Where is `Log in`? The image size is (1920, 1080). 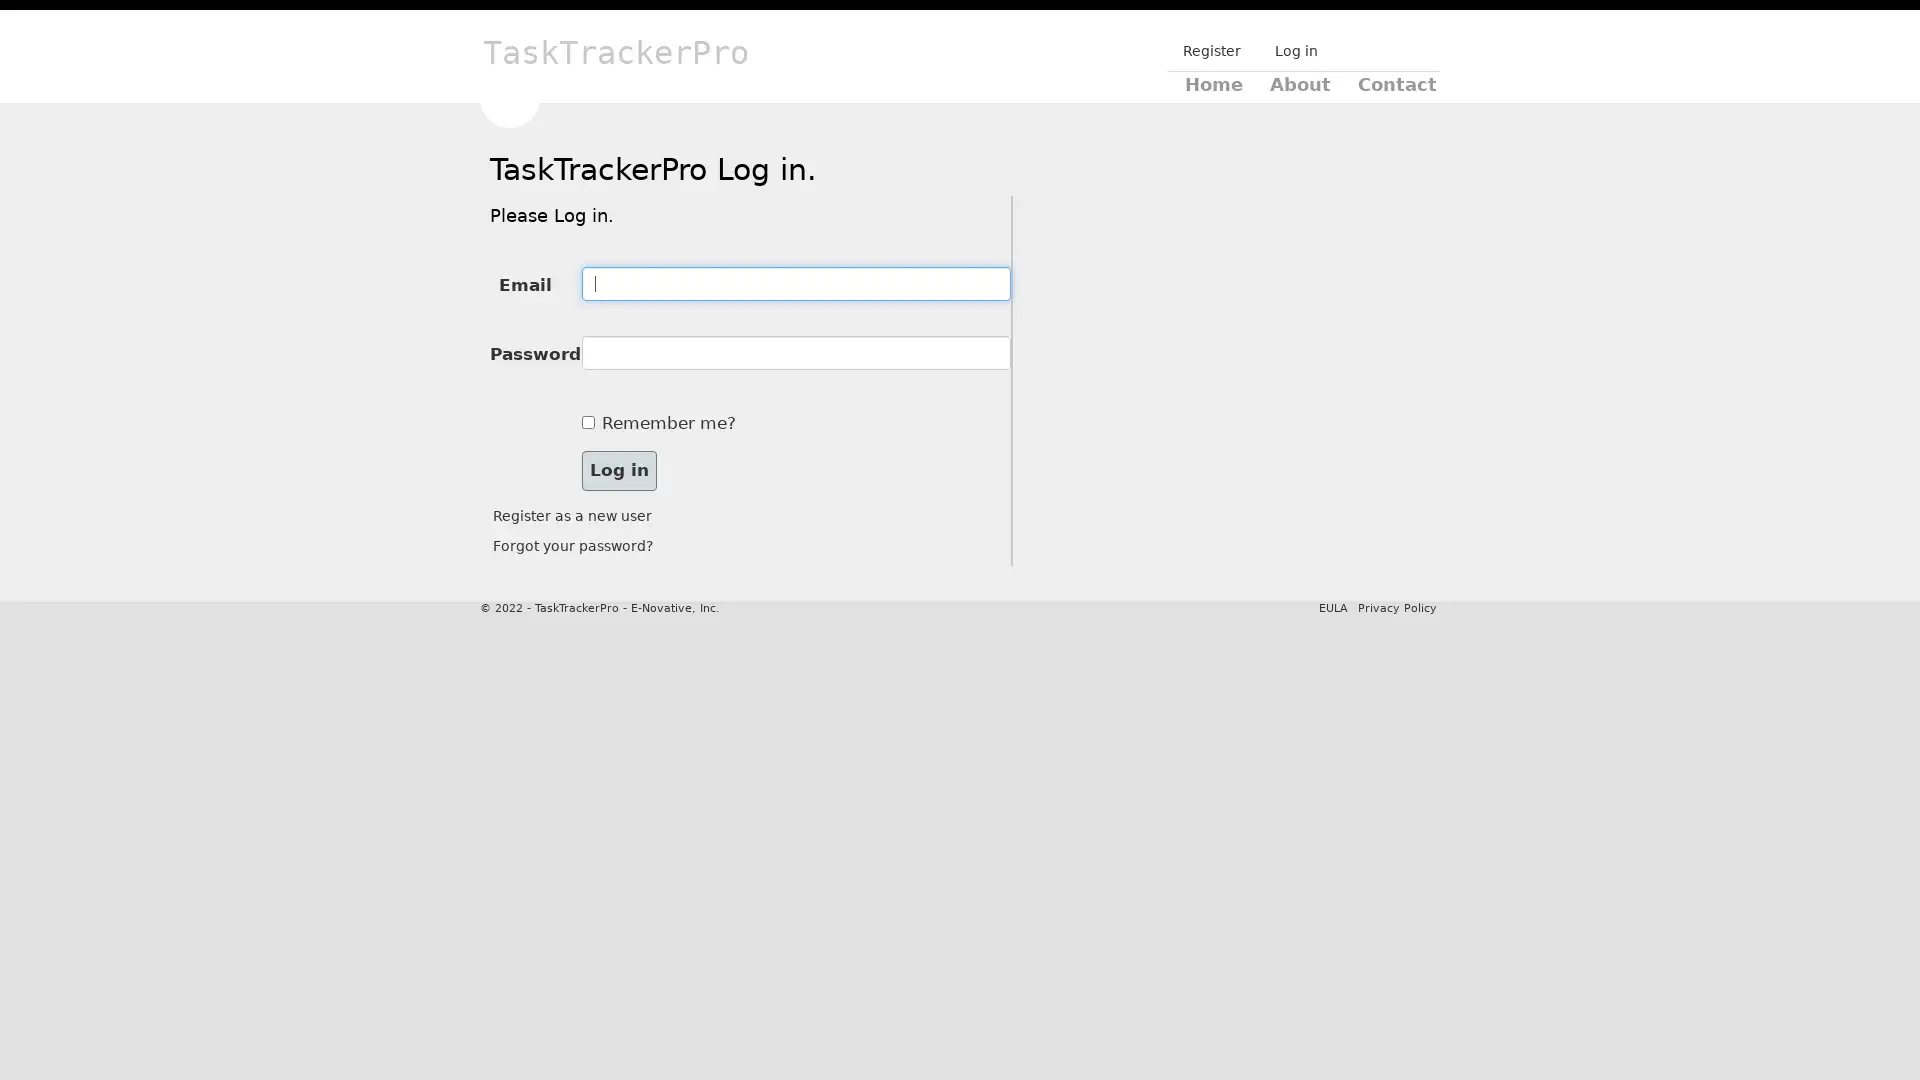 Log in is located at coordinates (617, 470).